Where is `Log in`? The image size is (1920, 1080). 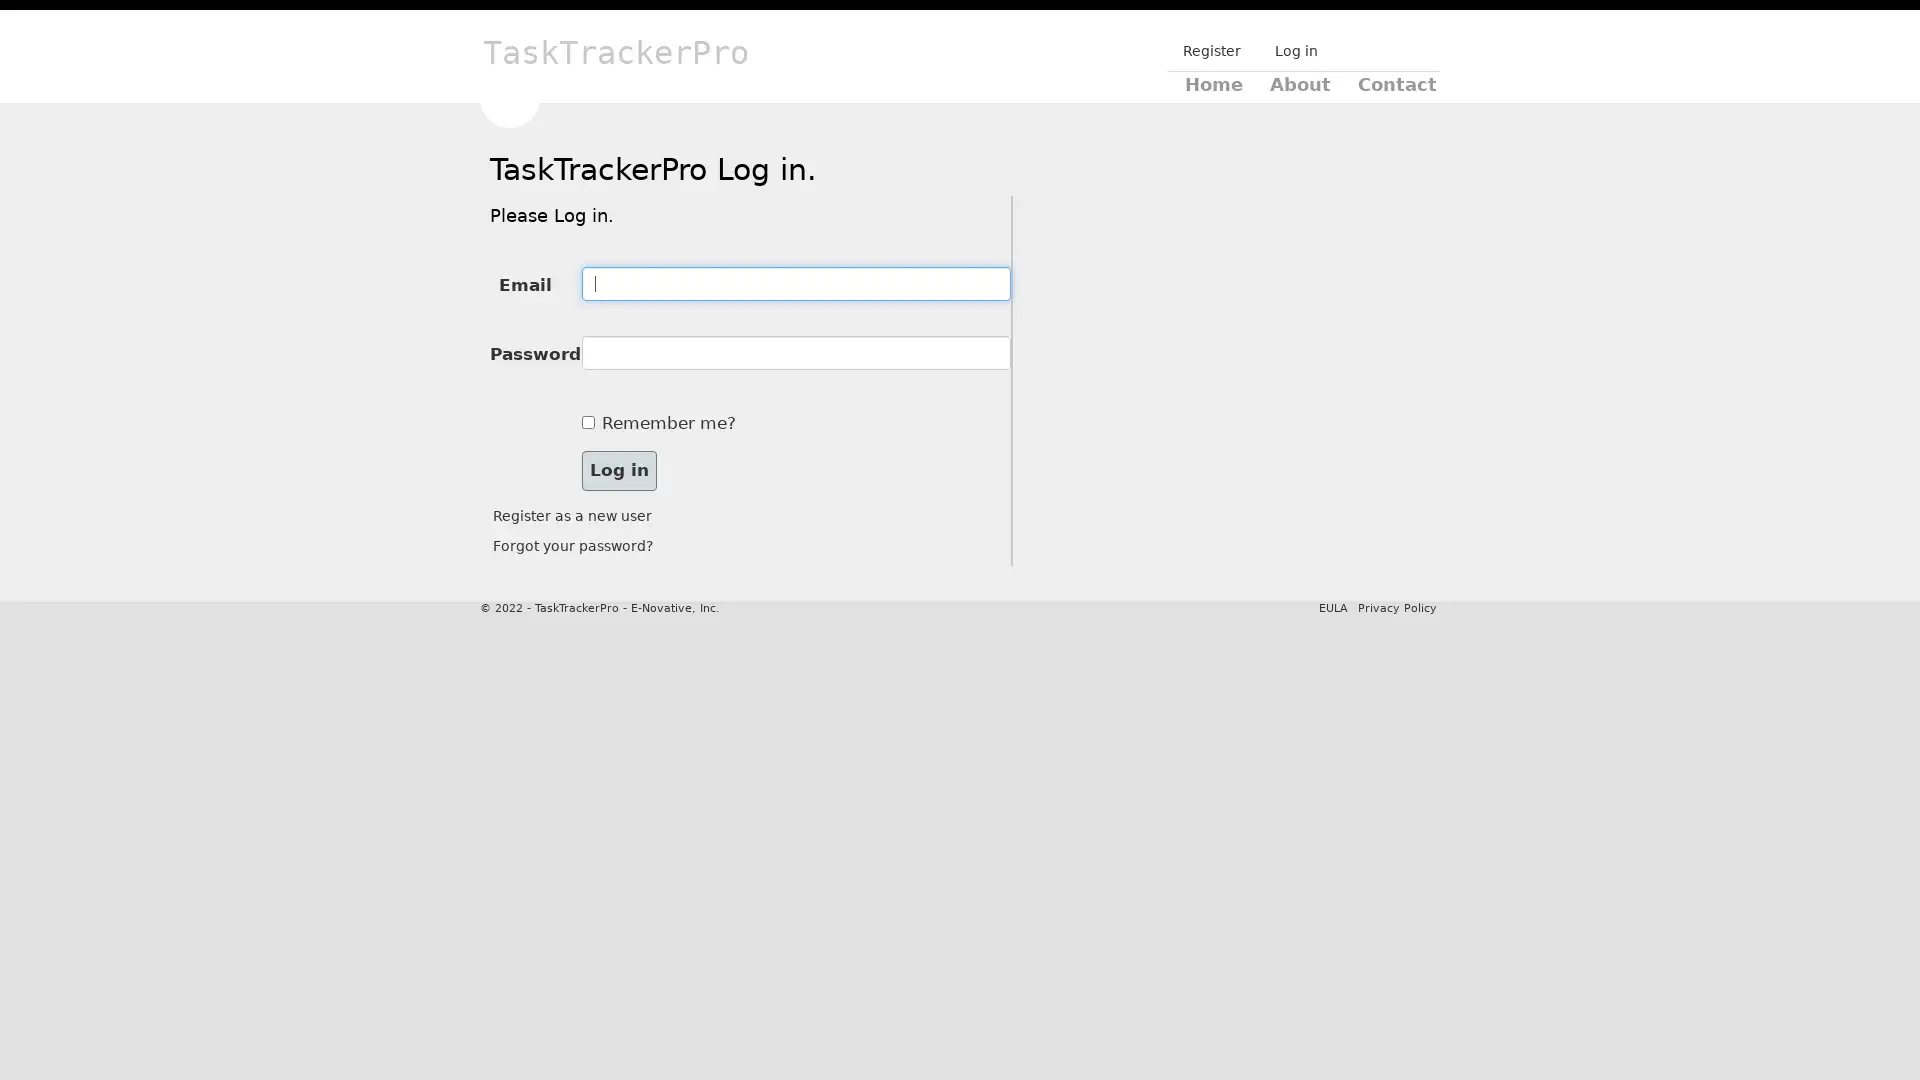 Log in is located at coordinates (617, 470).